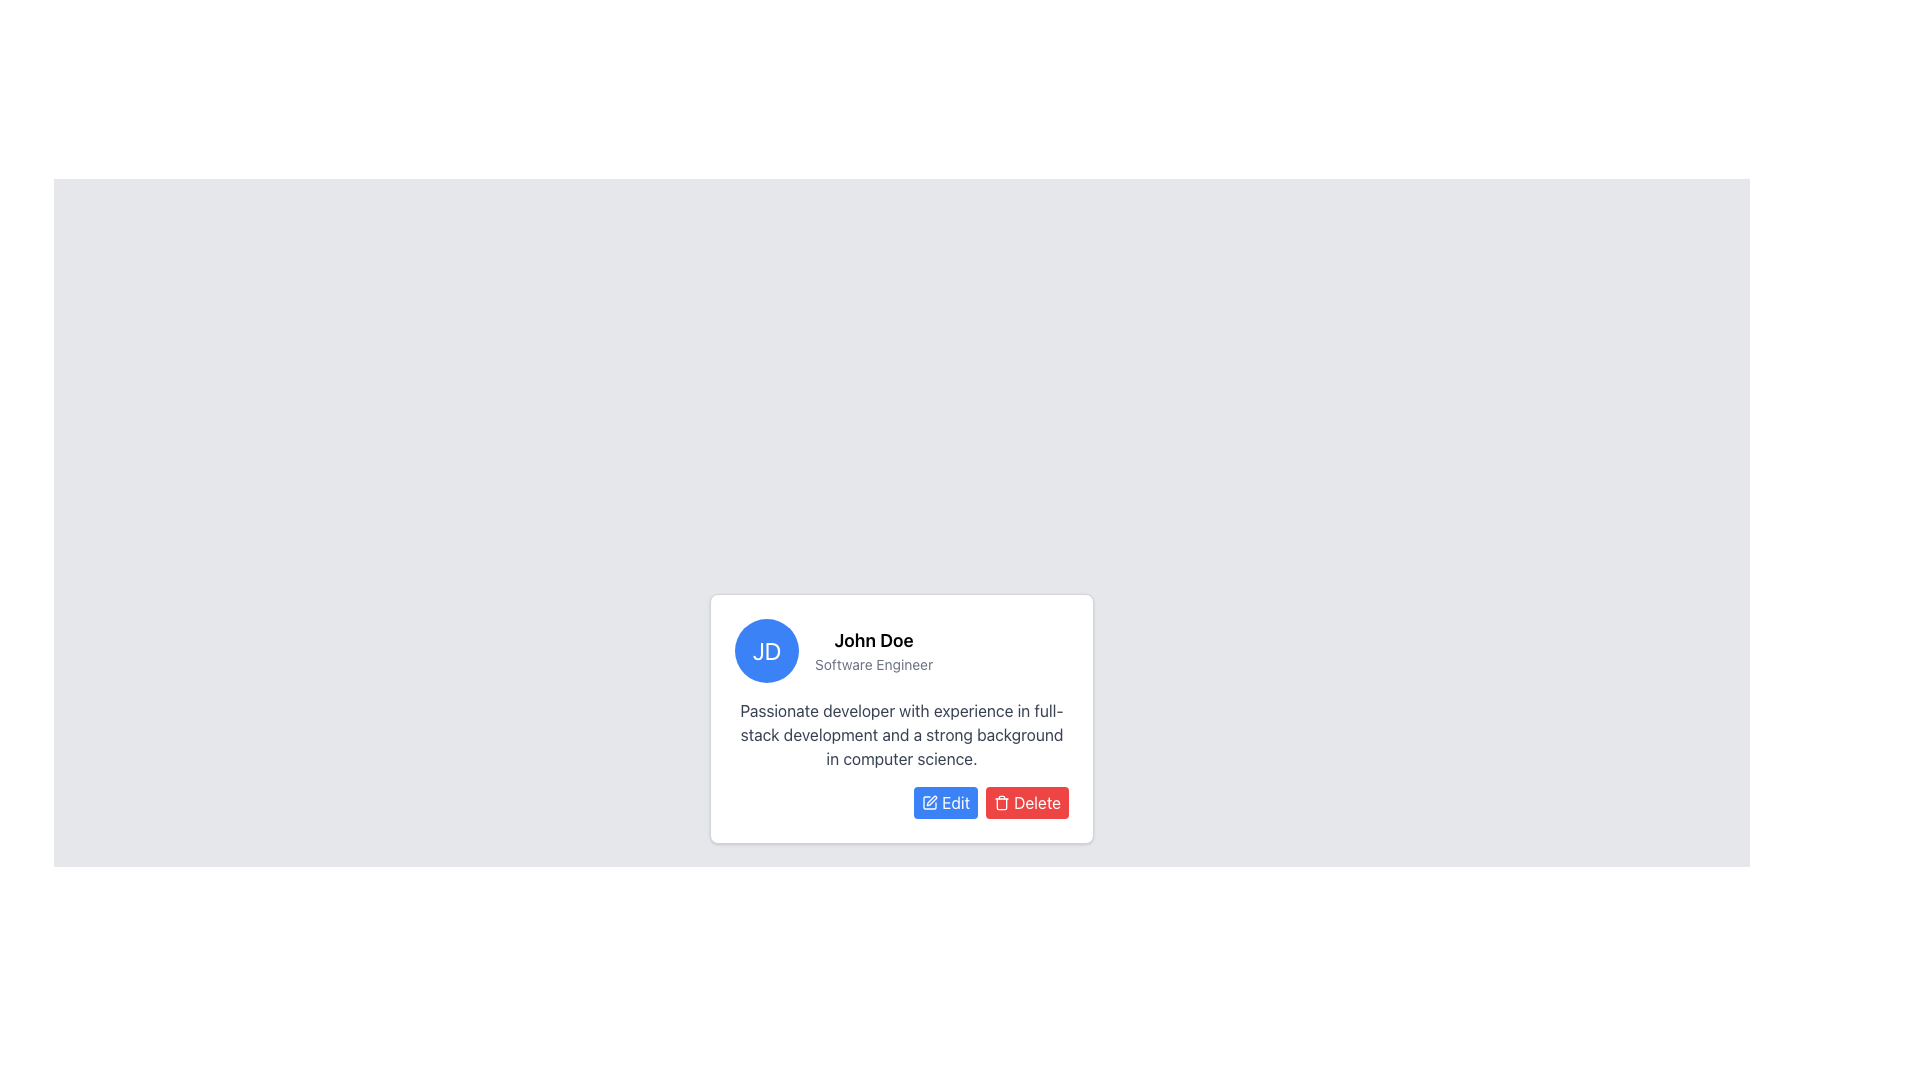 The image size is (1920, 1080). What do you see at coordinates (1002, 801) in the screenshot?
I see `the delete icon located within the 'Delete' button at the bottom of the profile card to initiate the delete action` at bounding box center [1002, 801].